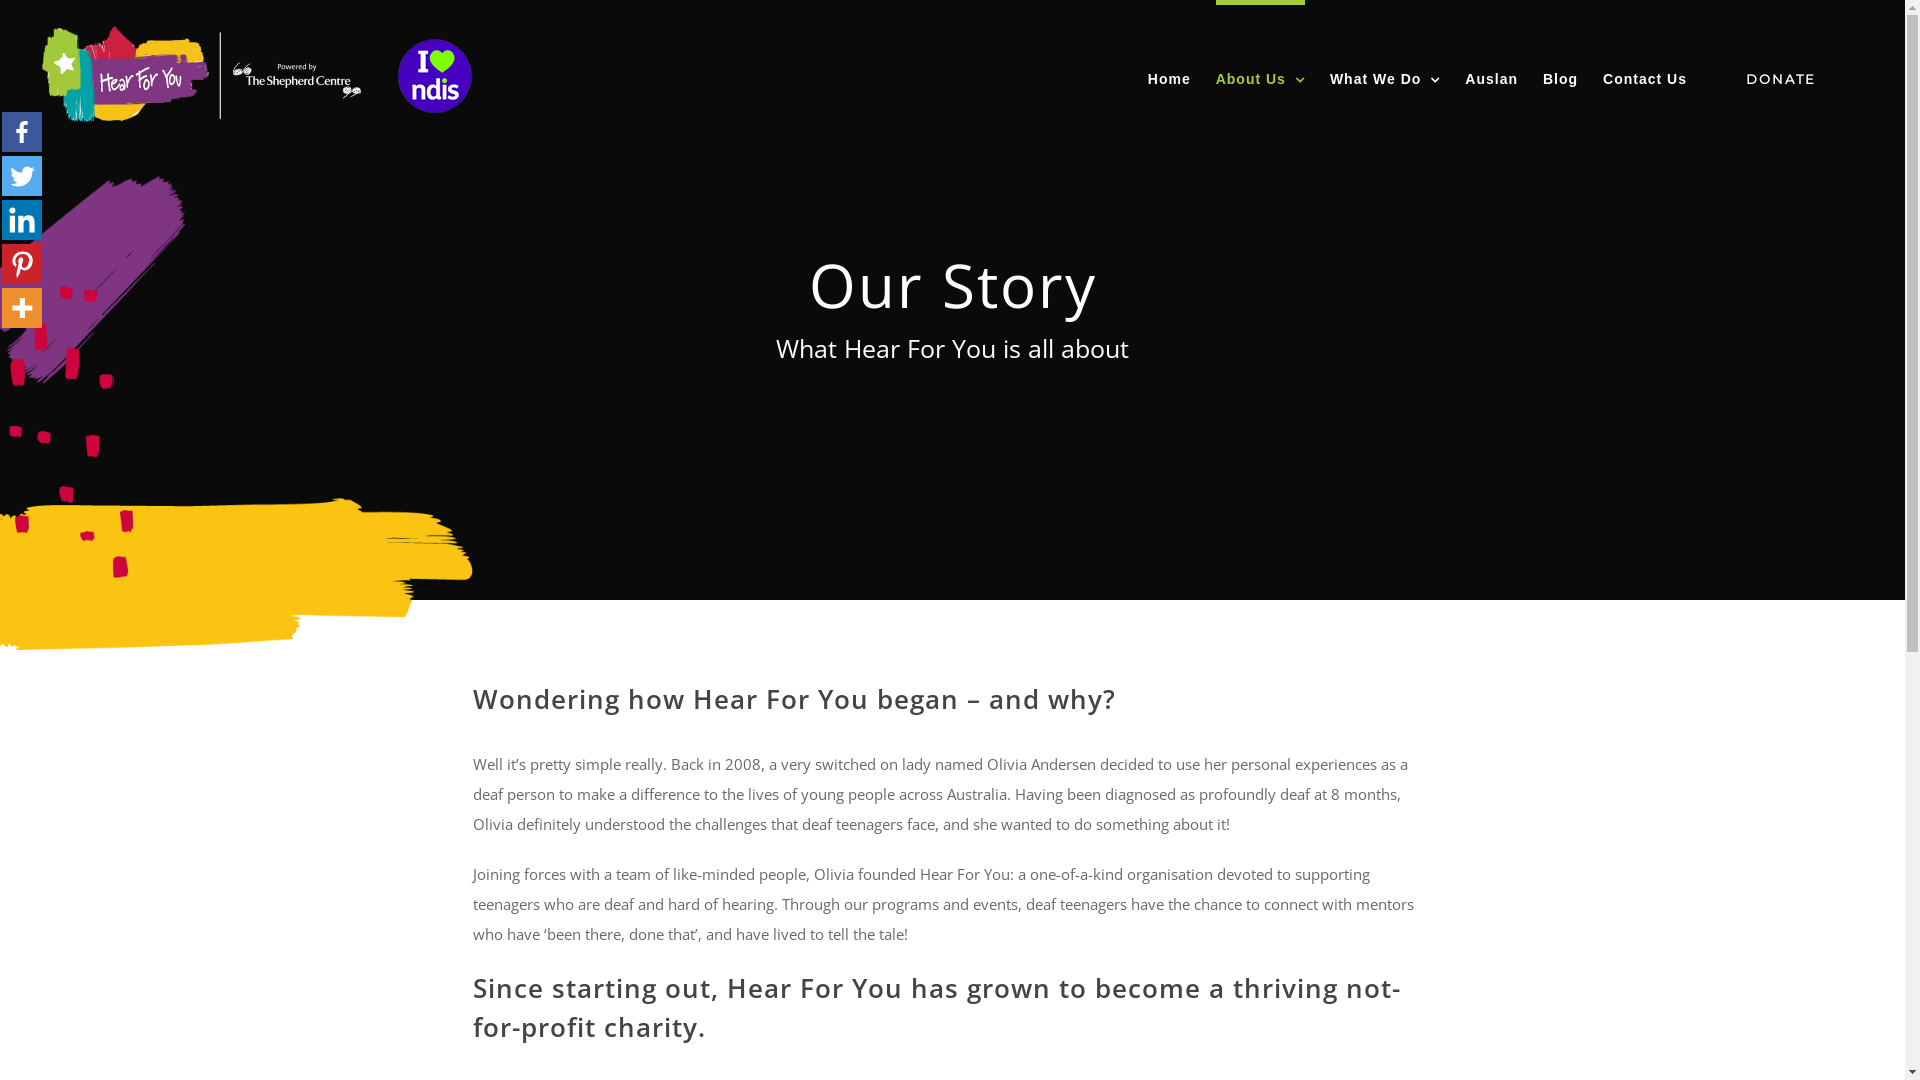 The height and width of the screenshot is (1080, 1920). Describe the element at coordinates (1169, 75) in the screenshot. I see `'Home'` at that location.